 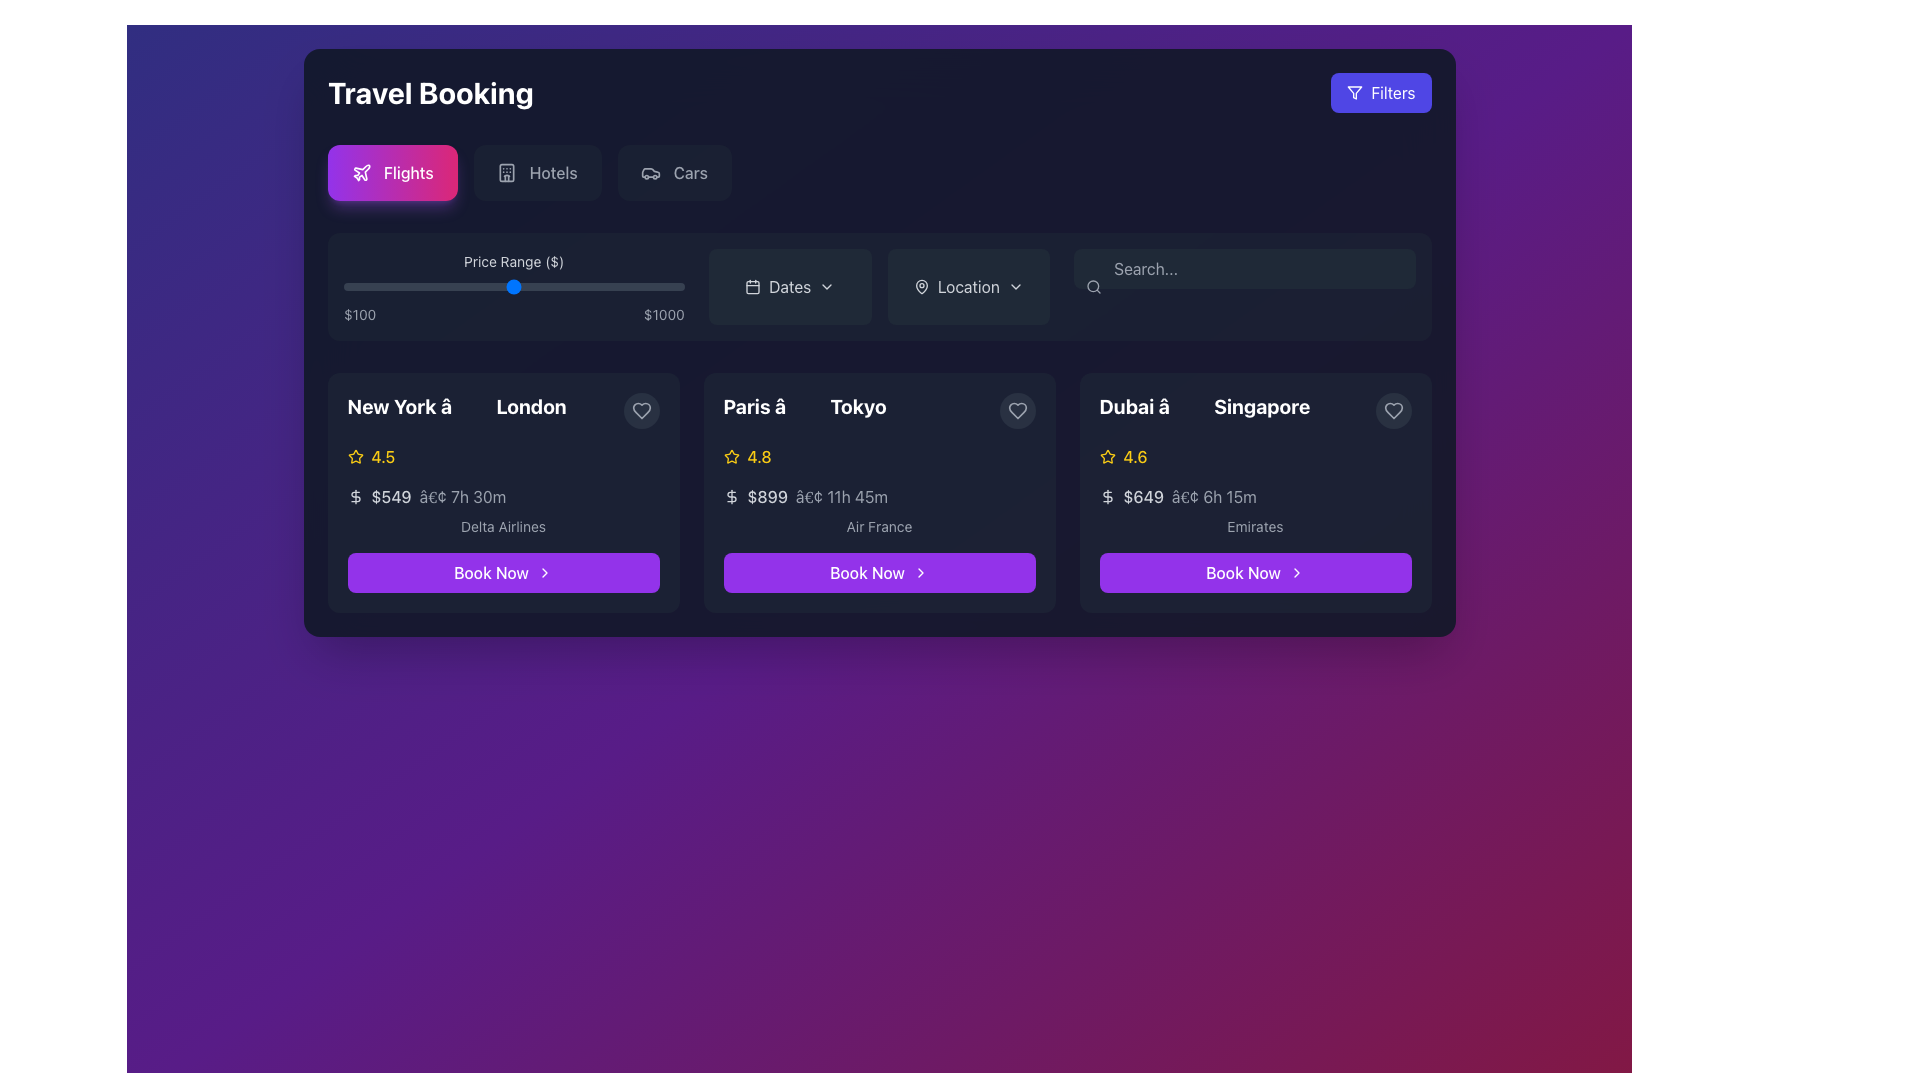 What do you see at coordinates (752, 286) in the screenshot?
I see `the small outlined calendar icon located to the left of the 'Dates' text in the header bar` at bounding box center [752, 286].